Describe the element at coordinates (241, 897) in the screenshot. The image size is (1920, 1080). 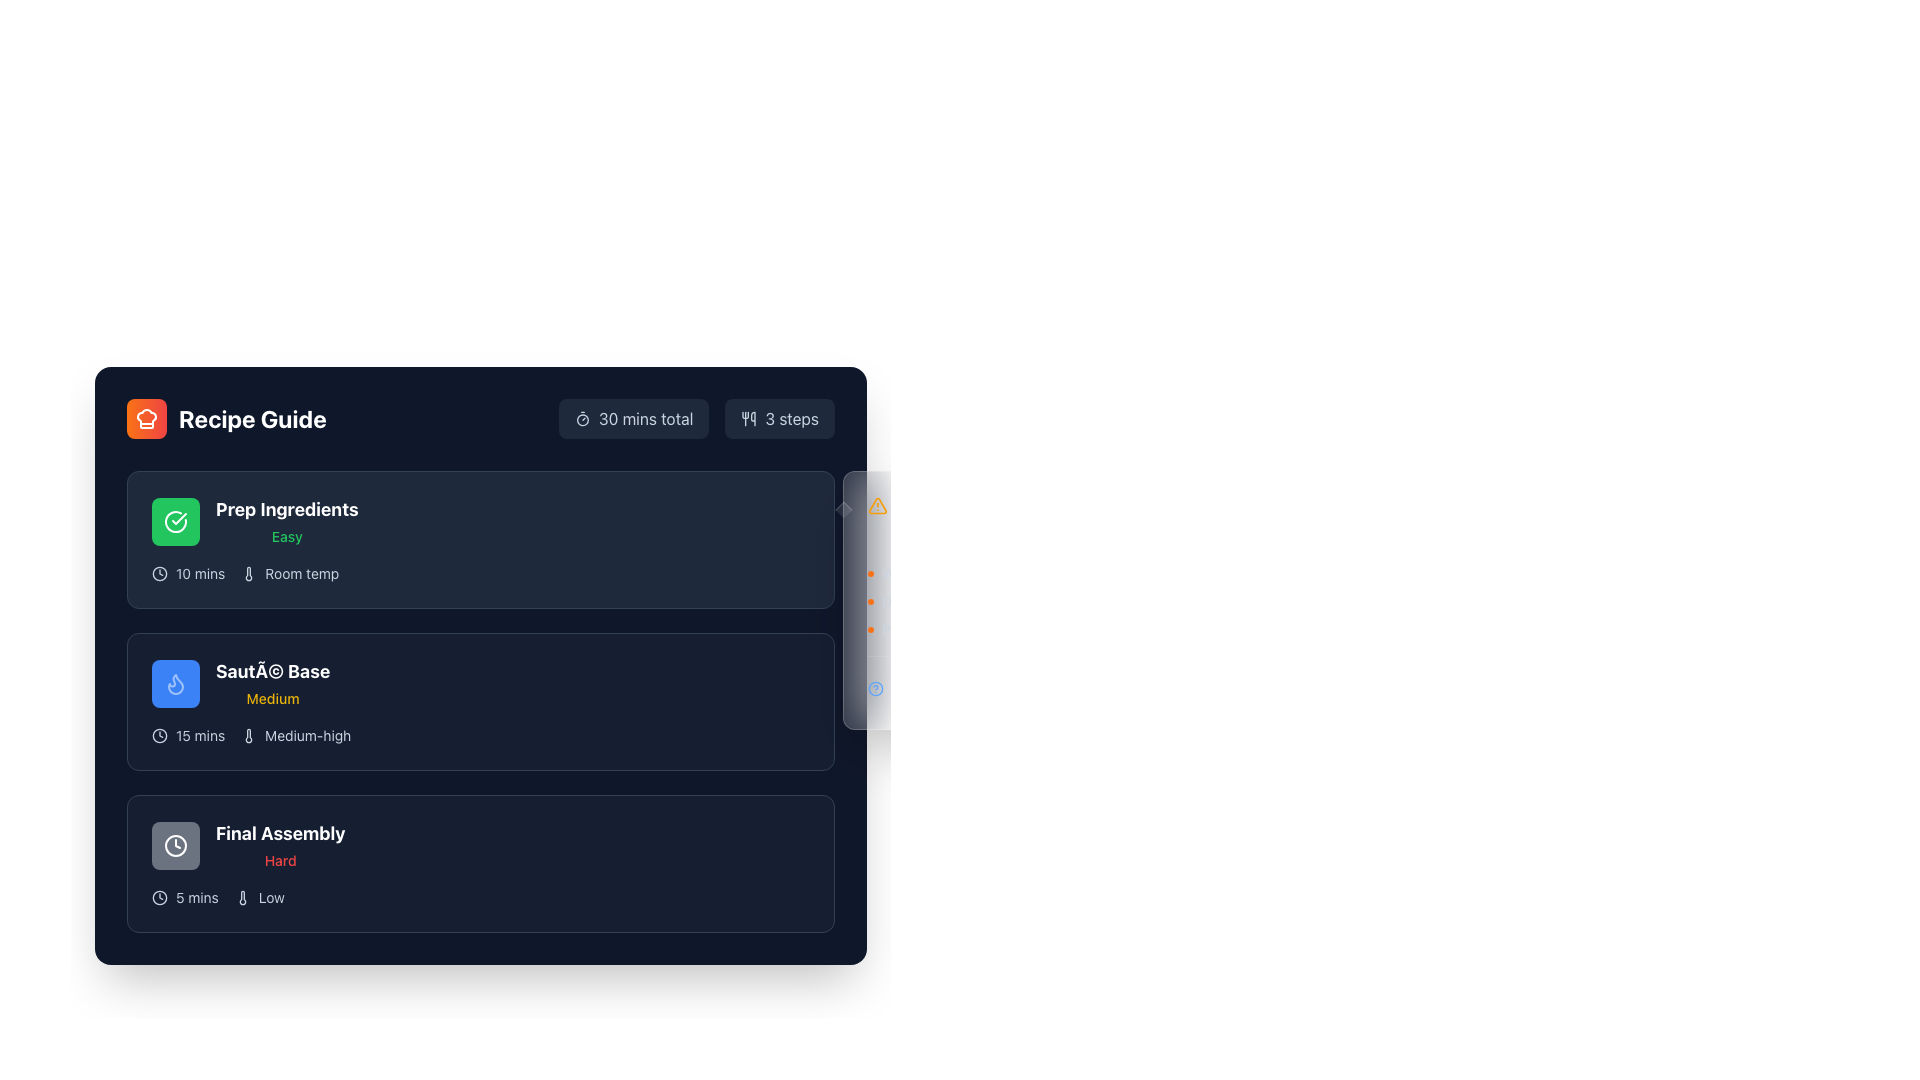
I see `the low temperature setting icon located in the 'Final Assembly' row, near the bottom left of the 'Low' text within the gray difficulty level indicator box` at that location.